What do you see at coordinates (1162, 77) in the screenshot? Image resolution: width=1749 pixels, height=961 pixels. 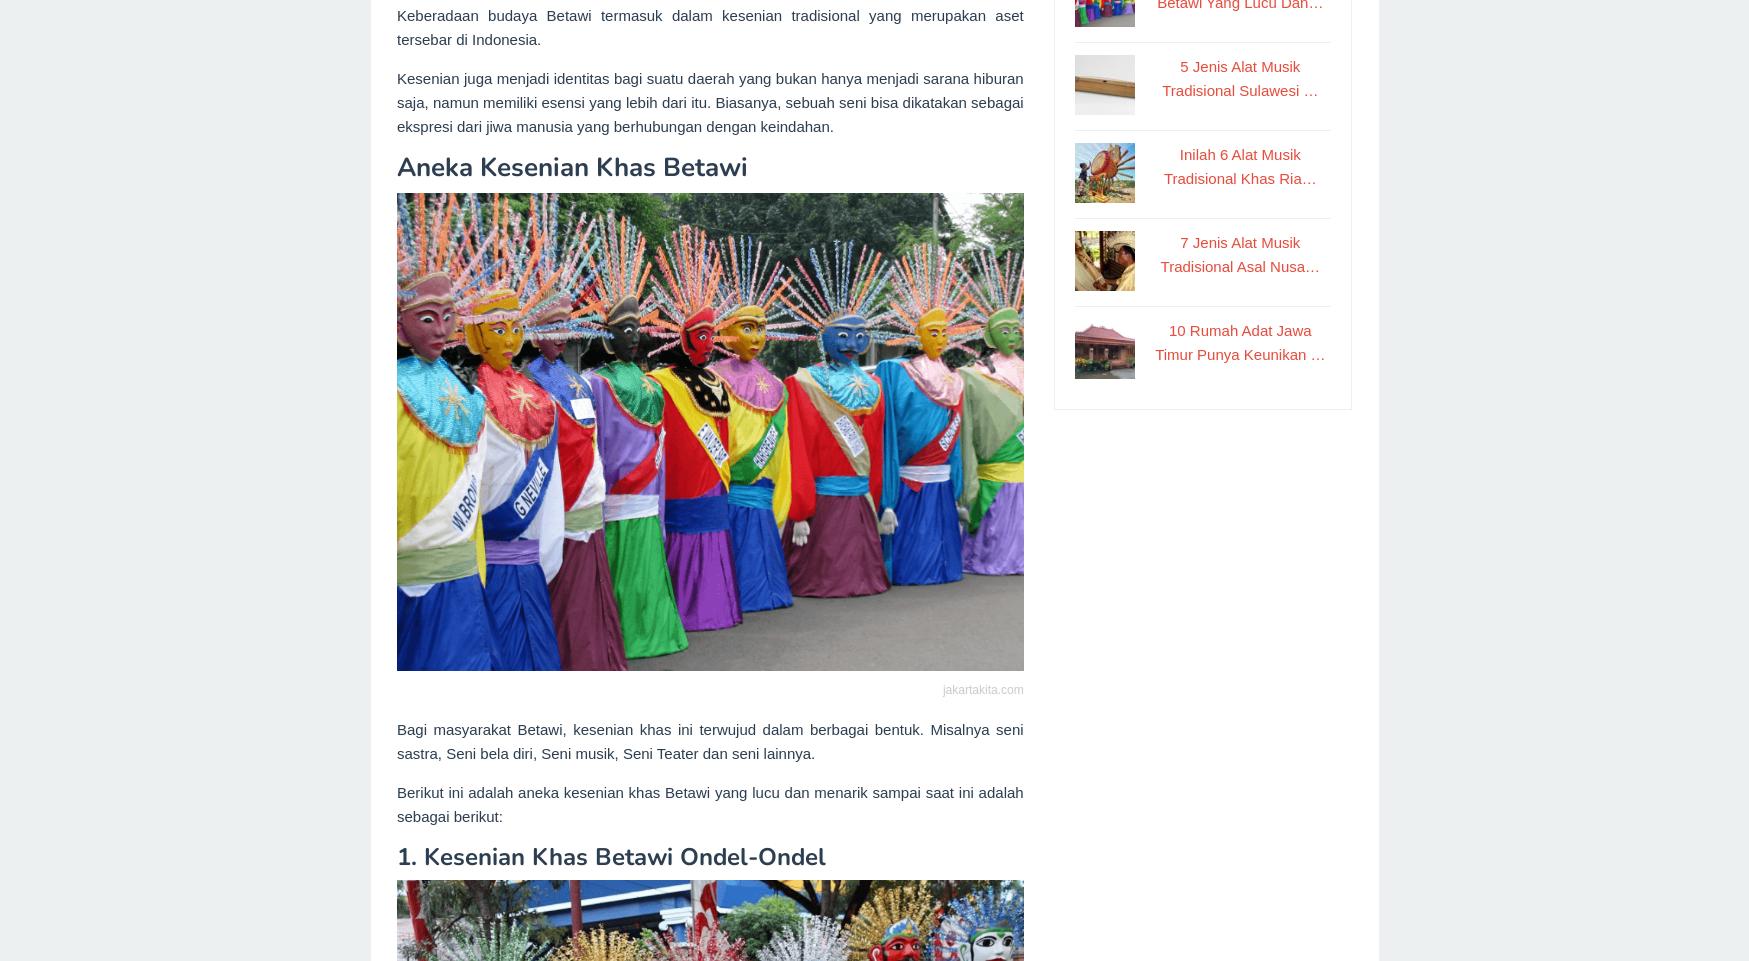 I see `'5 Jenis Alat Musik Tradisional Sulawesi …'` at bounding box center [1162, 77].